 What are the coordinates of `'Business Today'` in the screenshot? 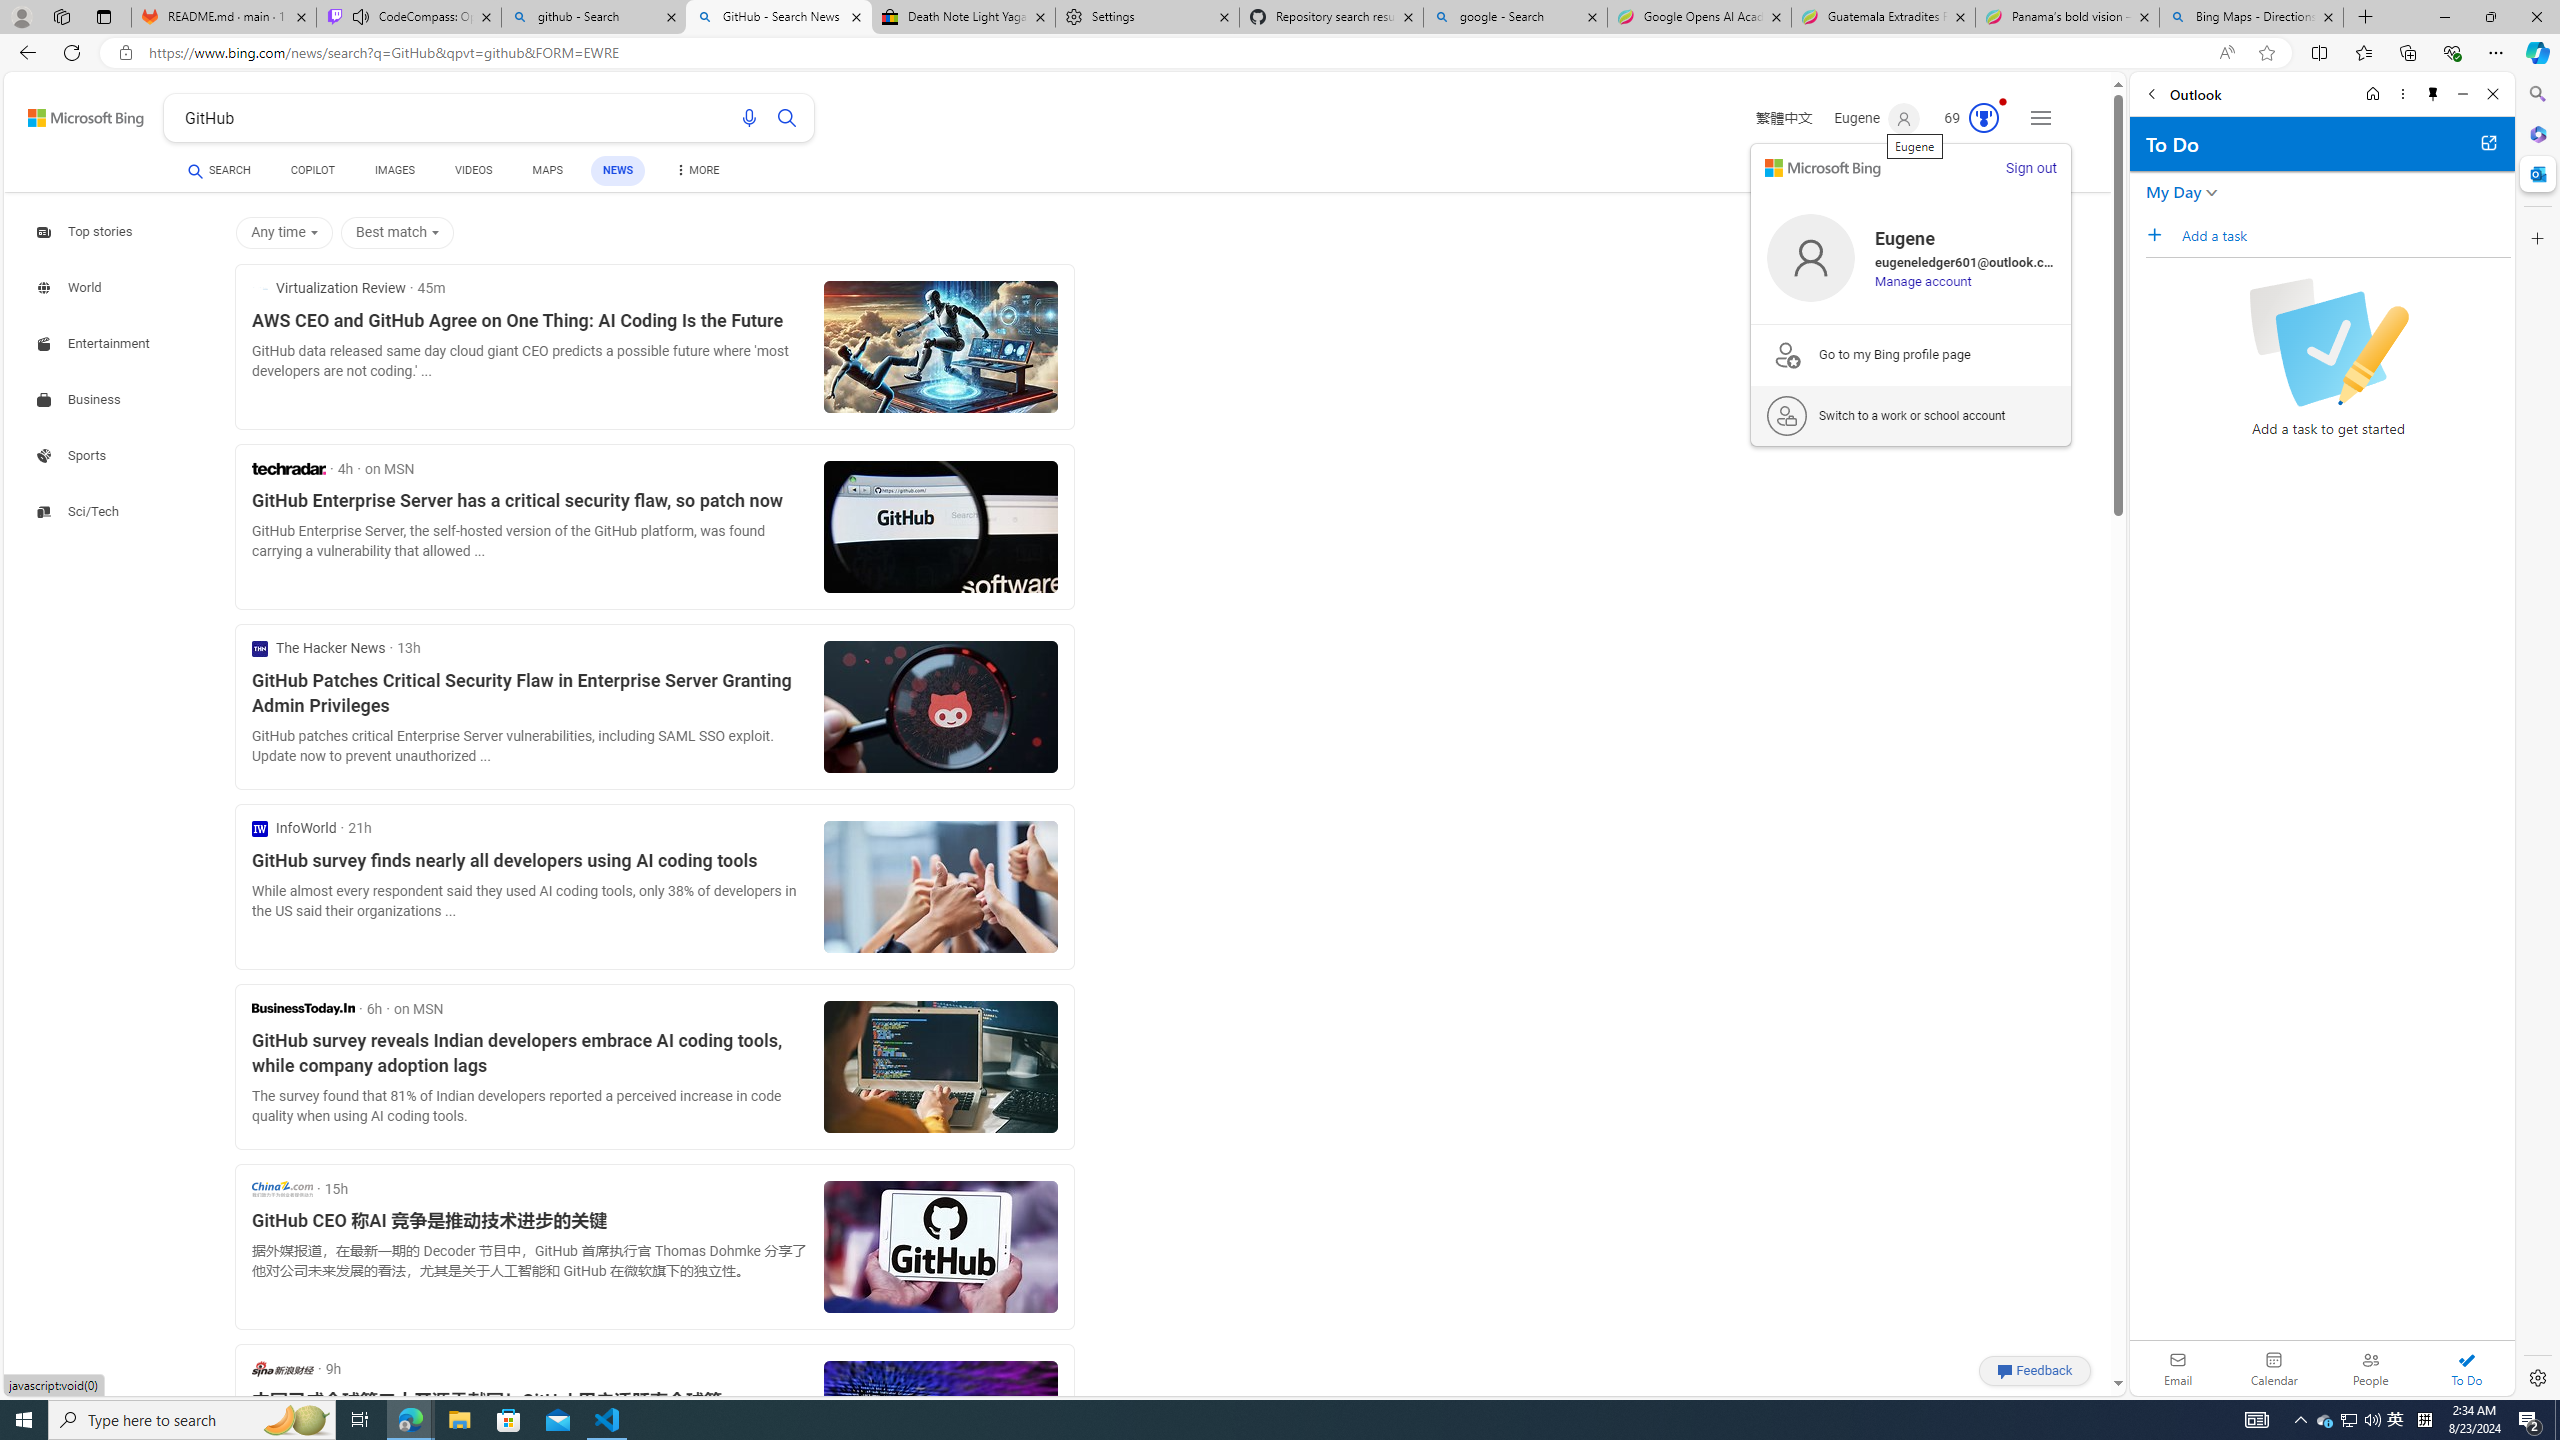 It's located at (302, 1007).